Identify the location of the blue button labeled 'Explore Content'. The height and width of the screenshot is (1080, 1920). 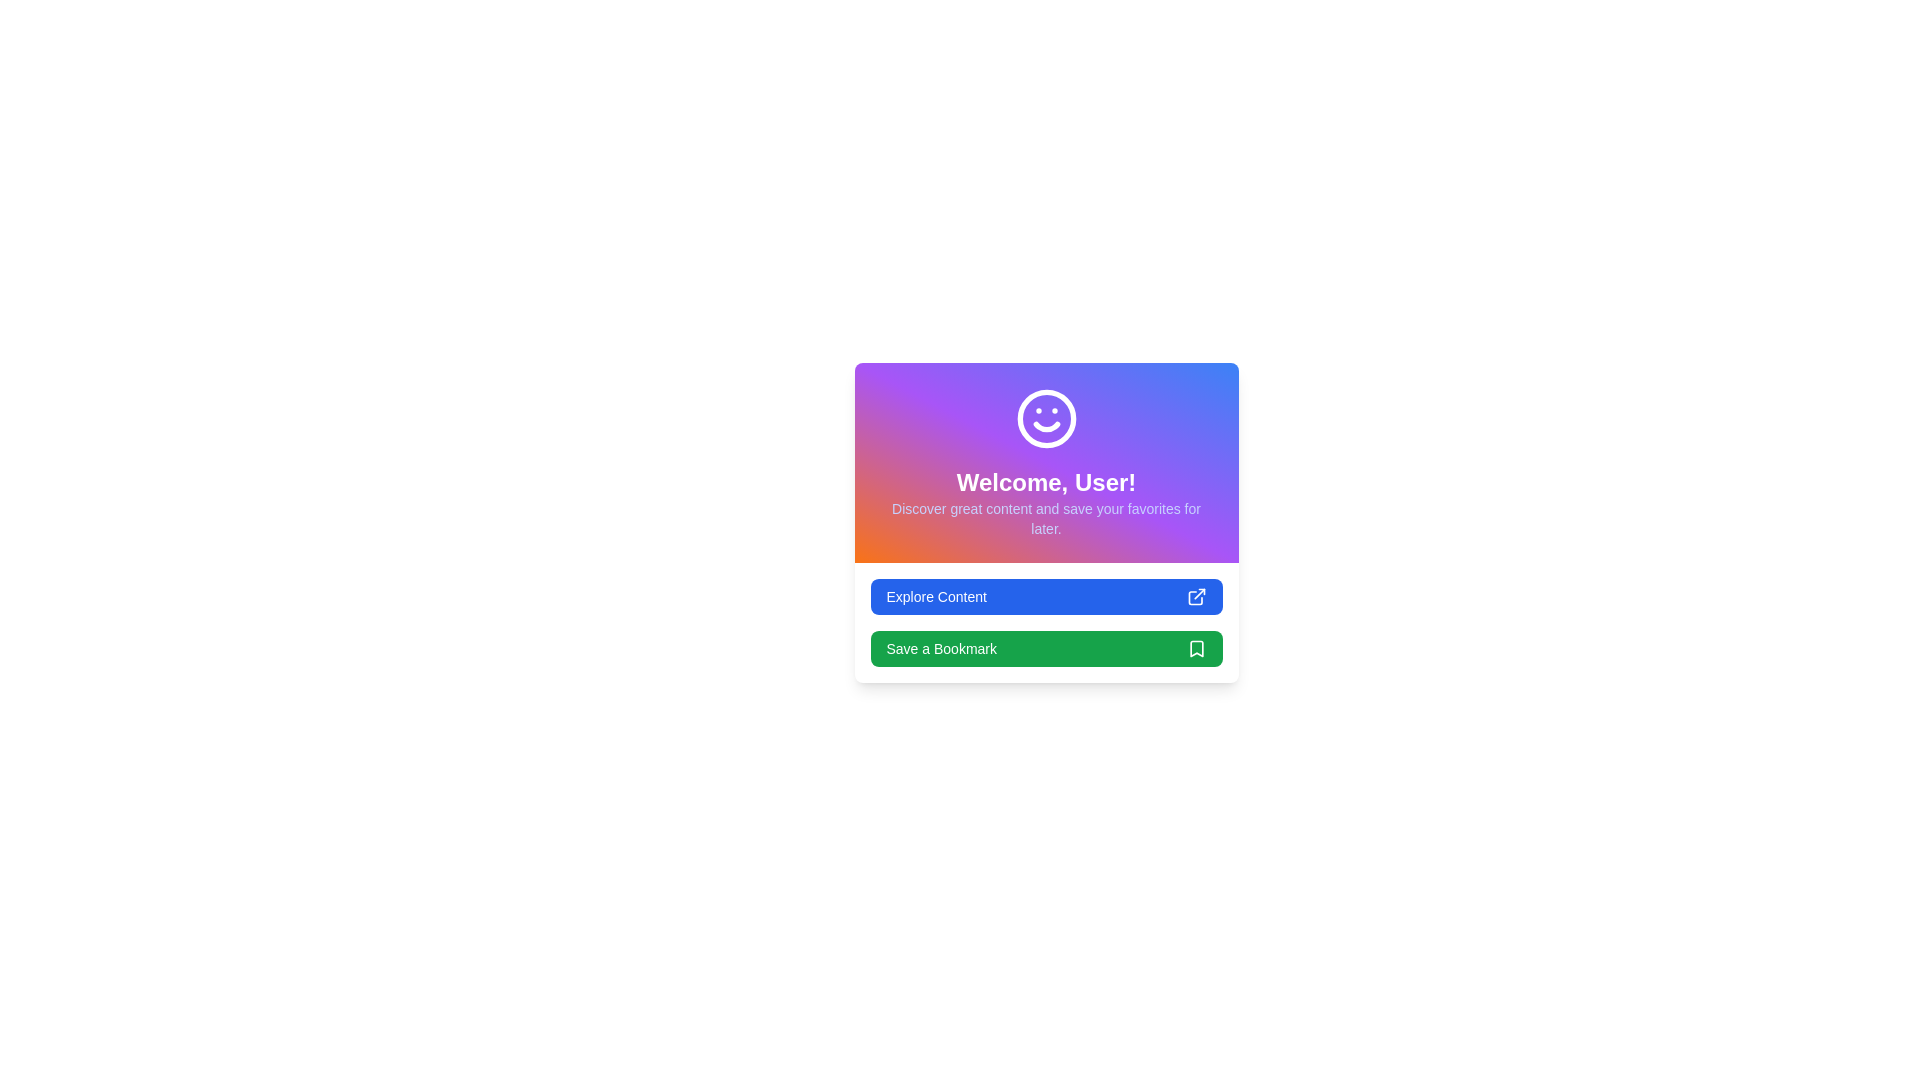
(1045, 596).